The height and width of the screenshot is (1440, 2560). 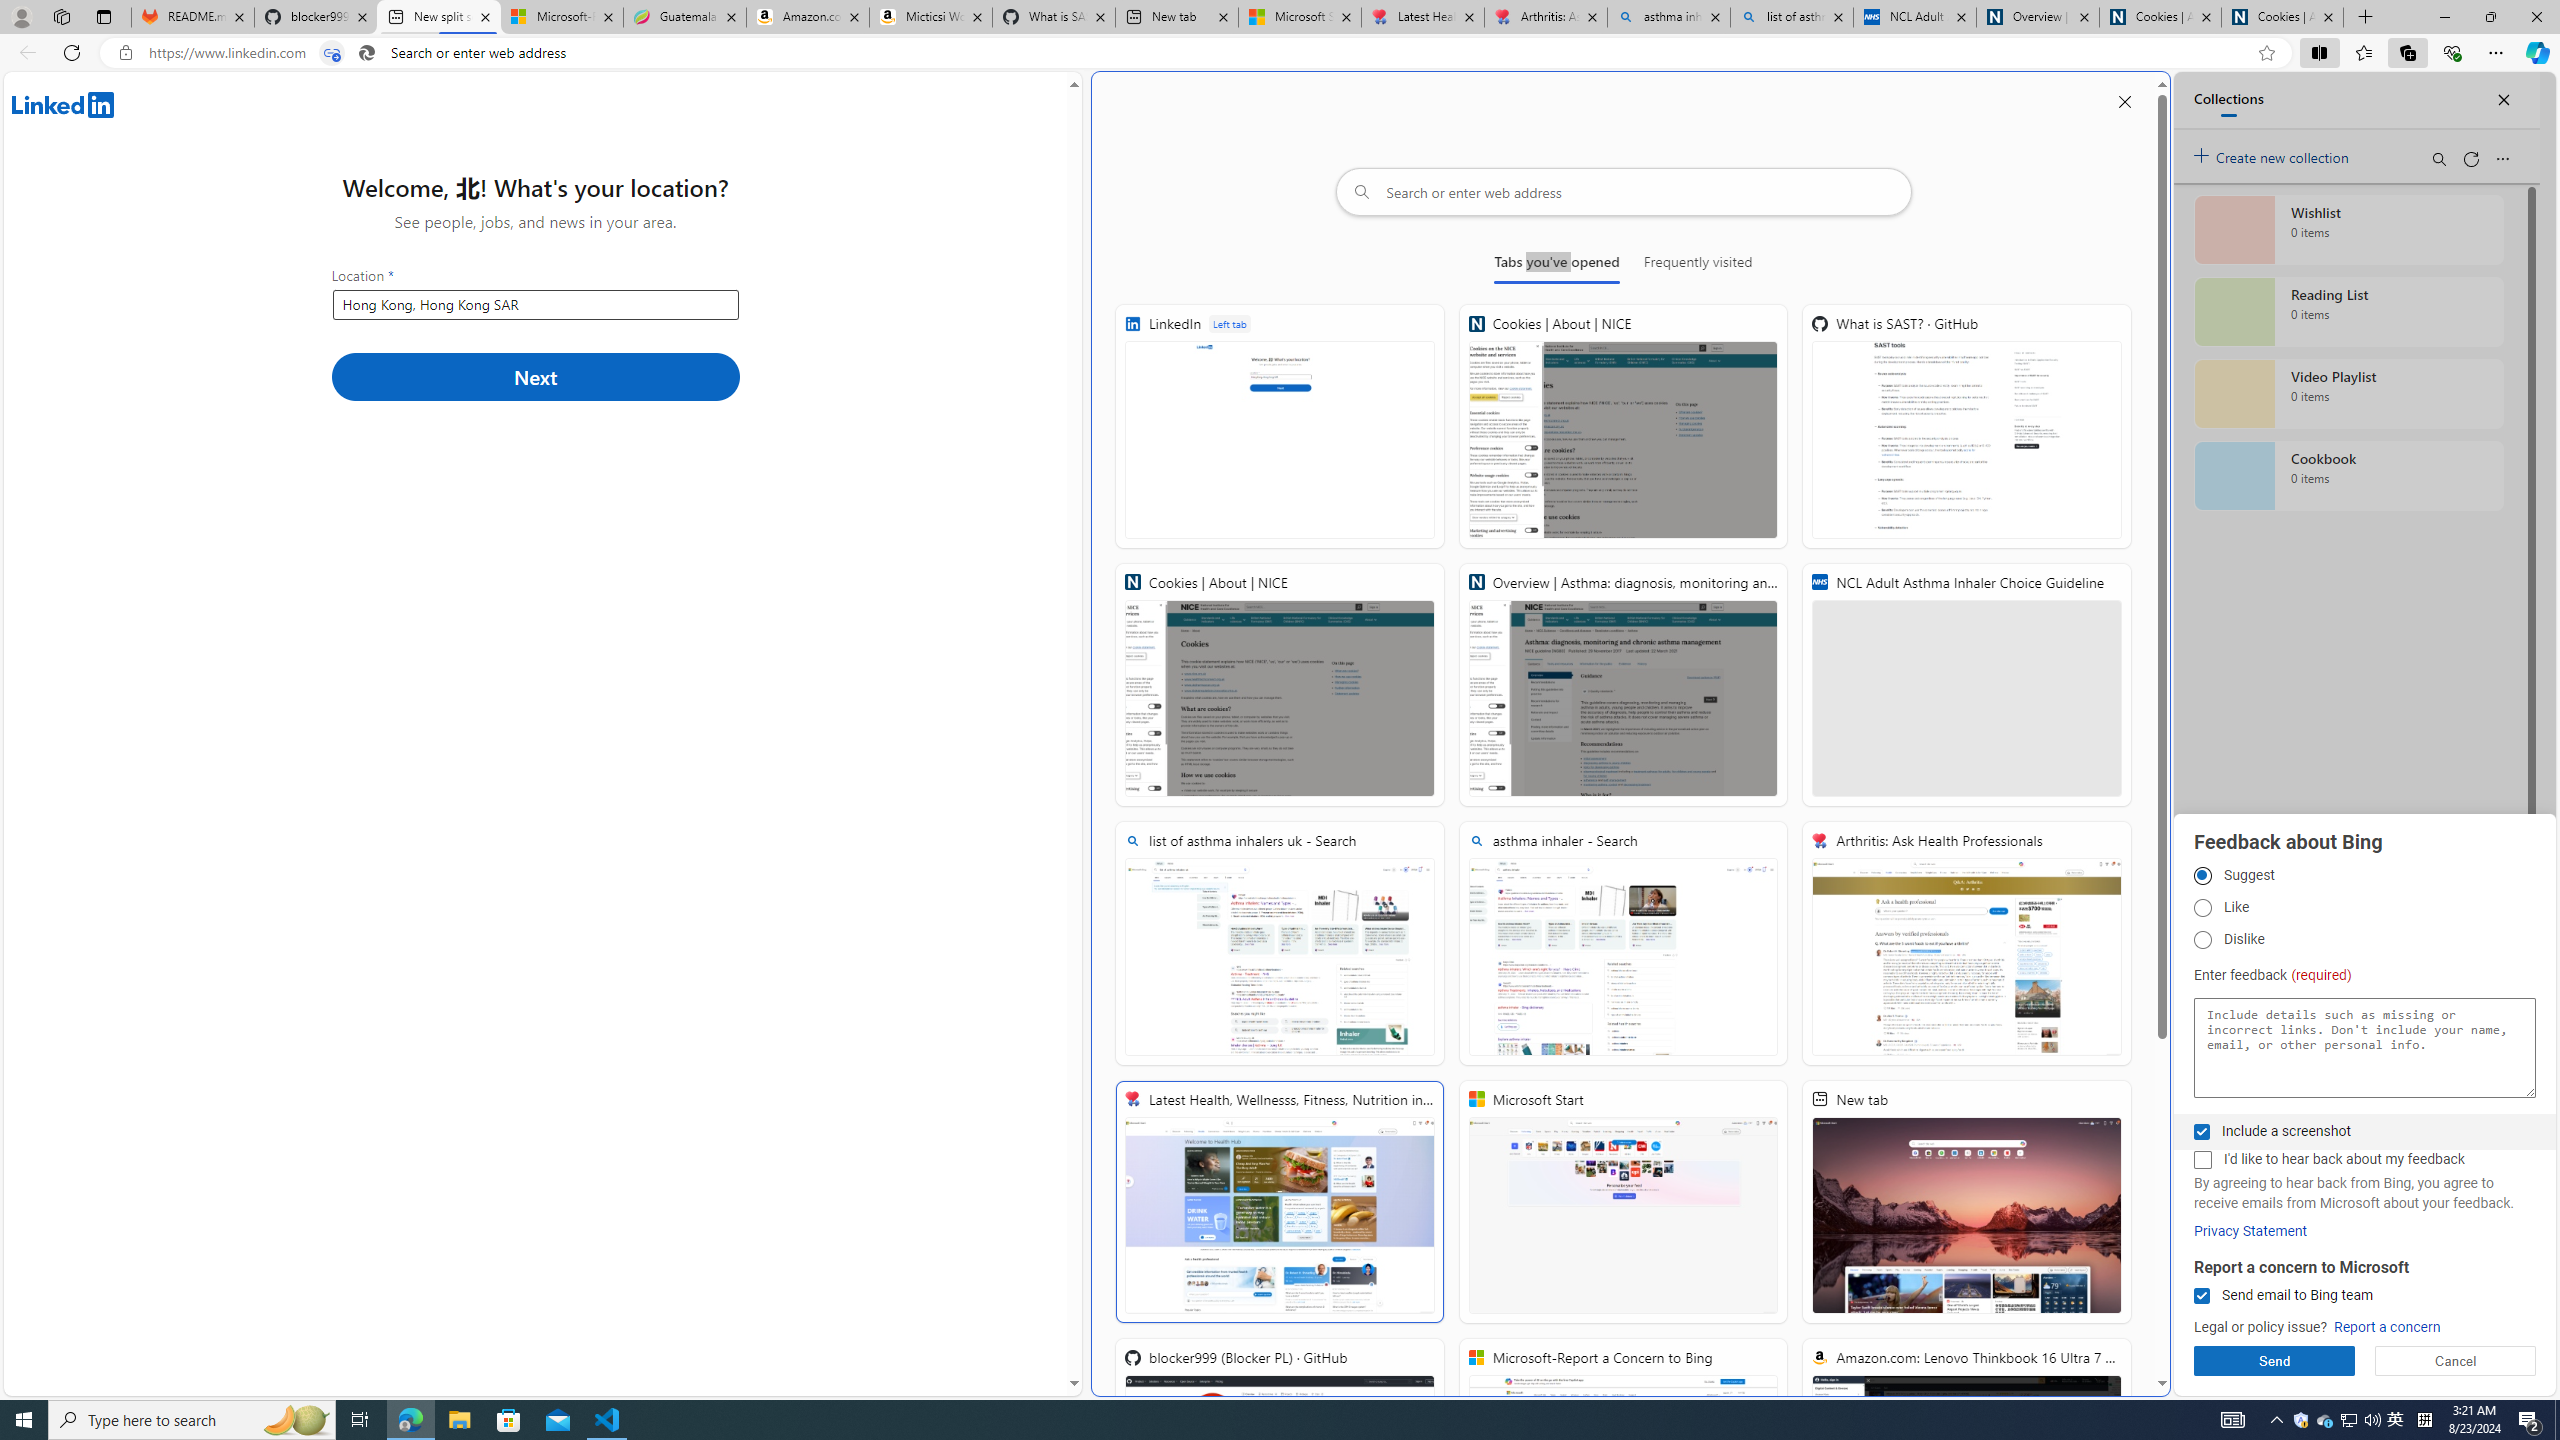 What do you see at coordinates (2274, 1360) in the screenshot?
I see `'Send'` at bounding box center [2274, 1360].